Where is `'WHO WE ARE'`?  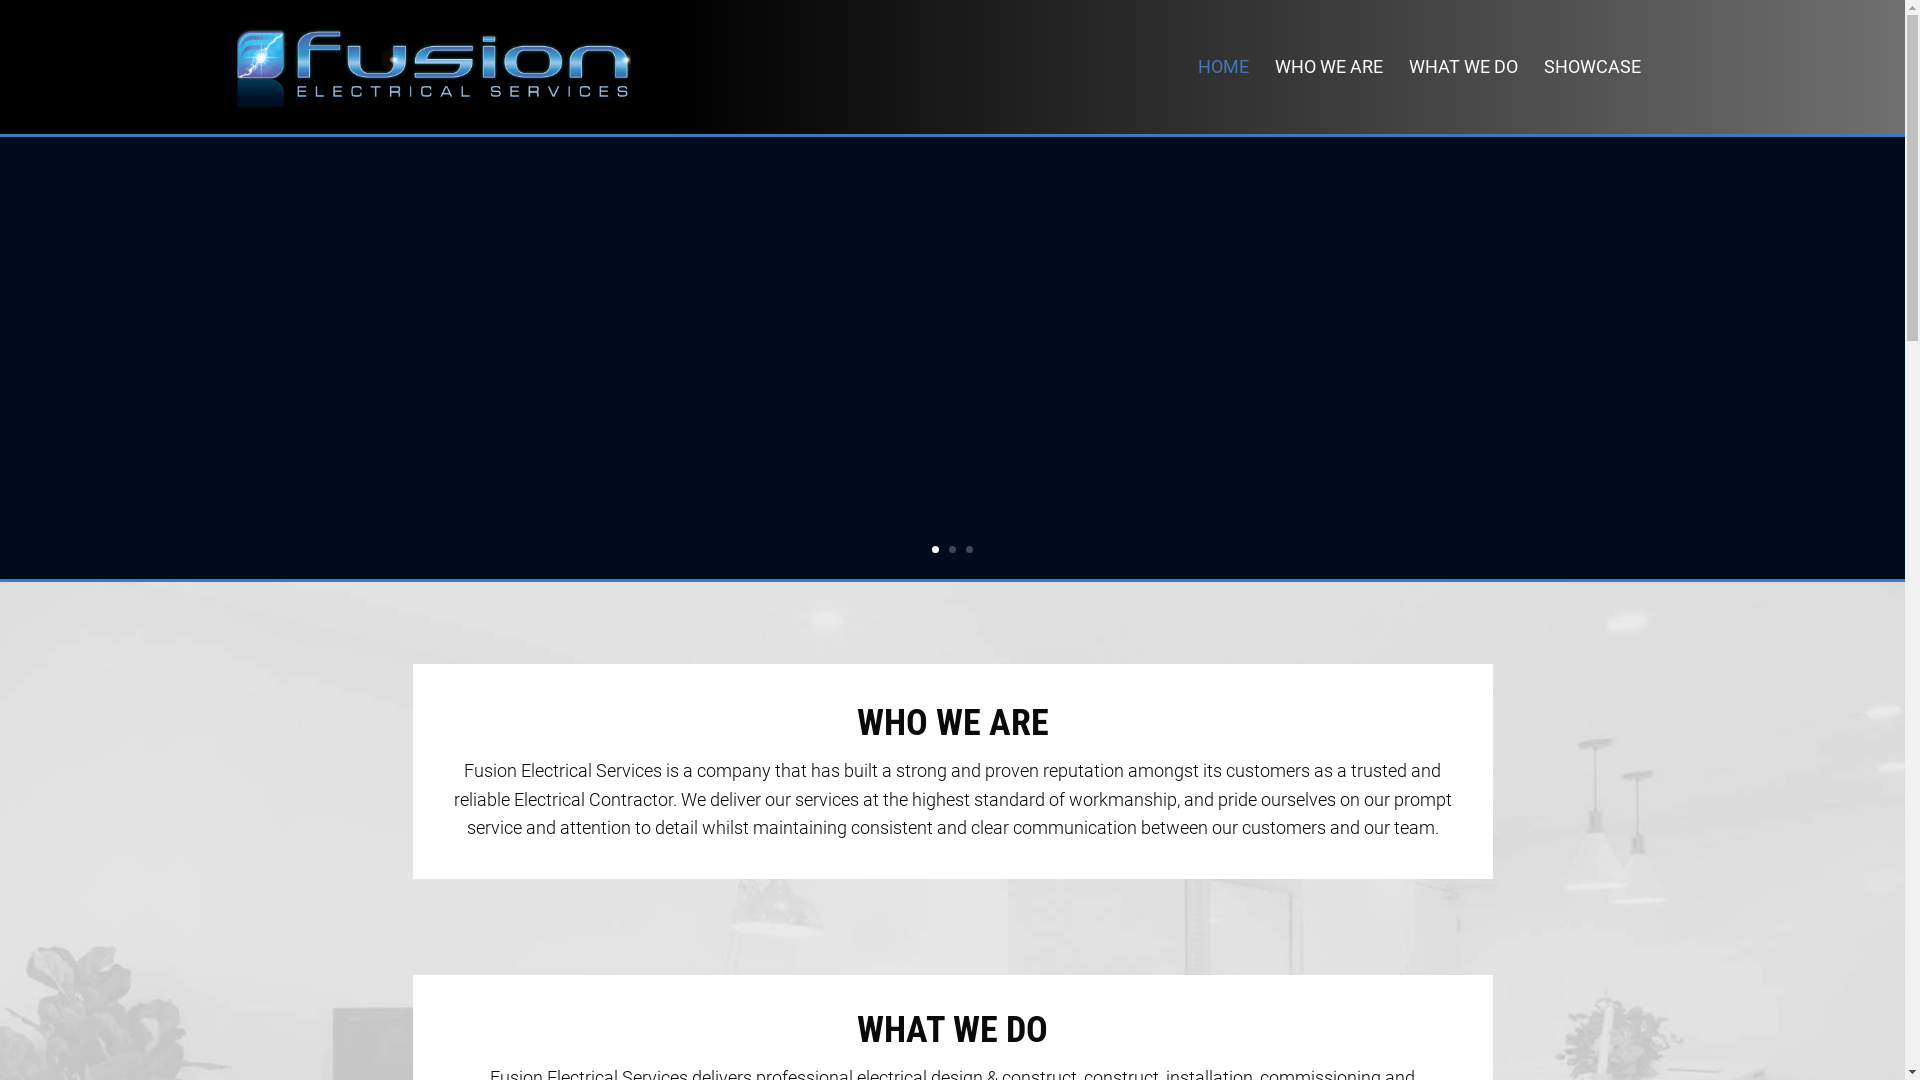 'WHO WE ARE' is located at coordinates (1328, 96).